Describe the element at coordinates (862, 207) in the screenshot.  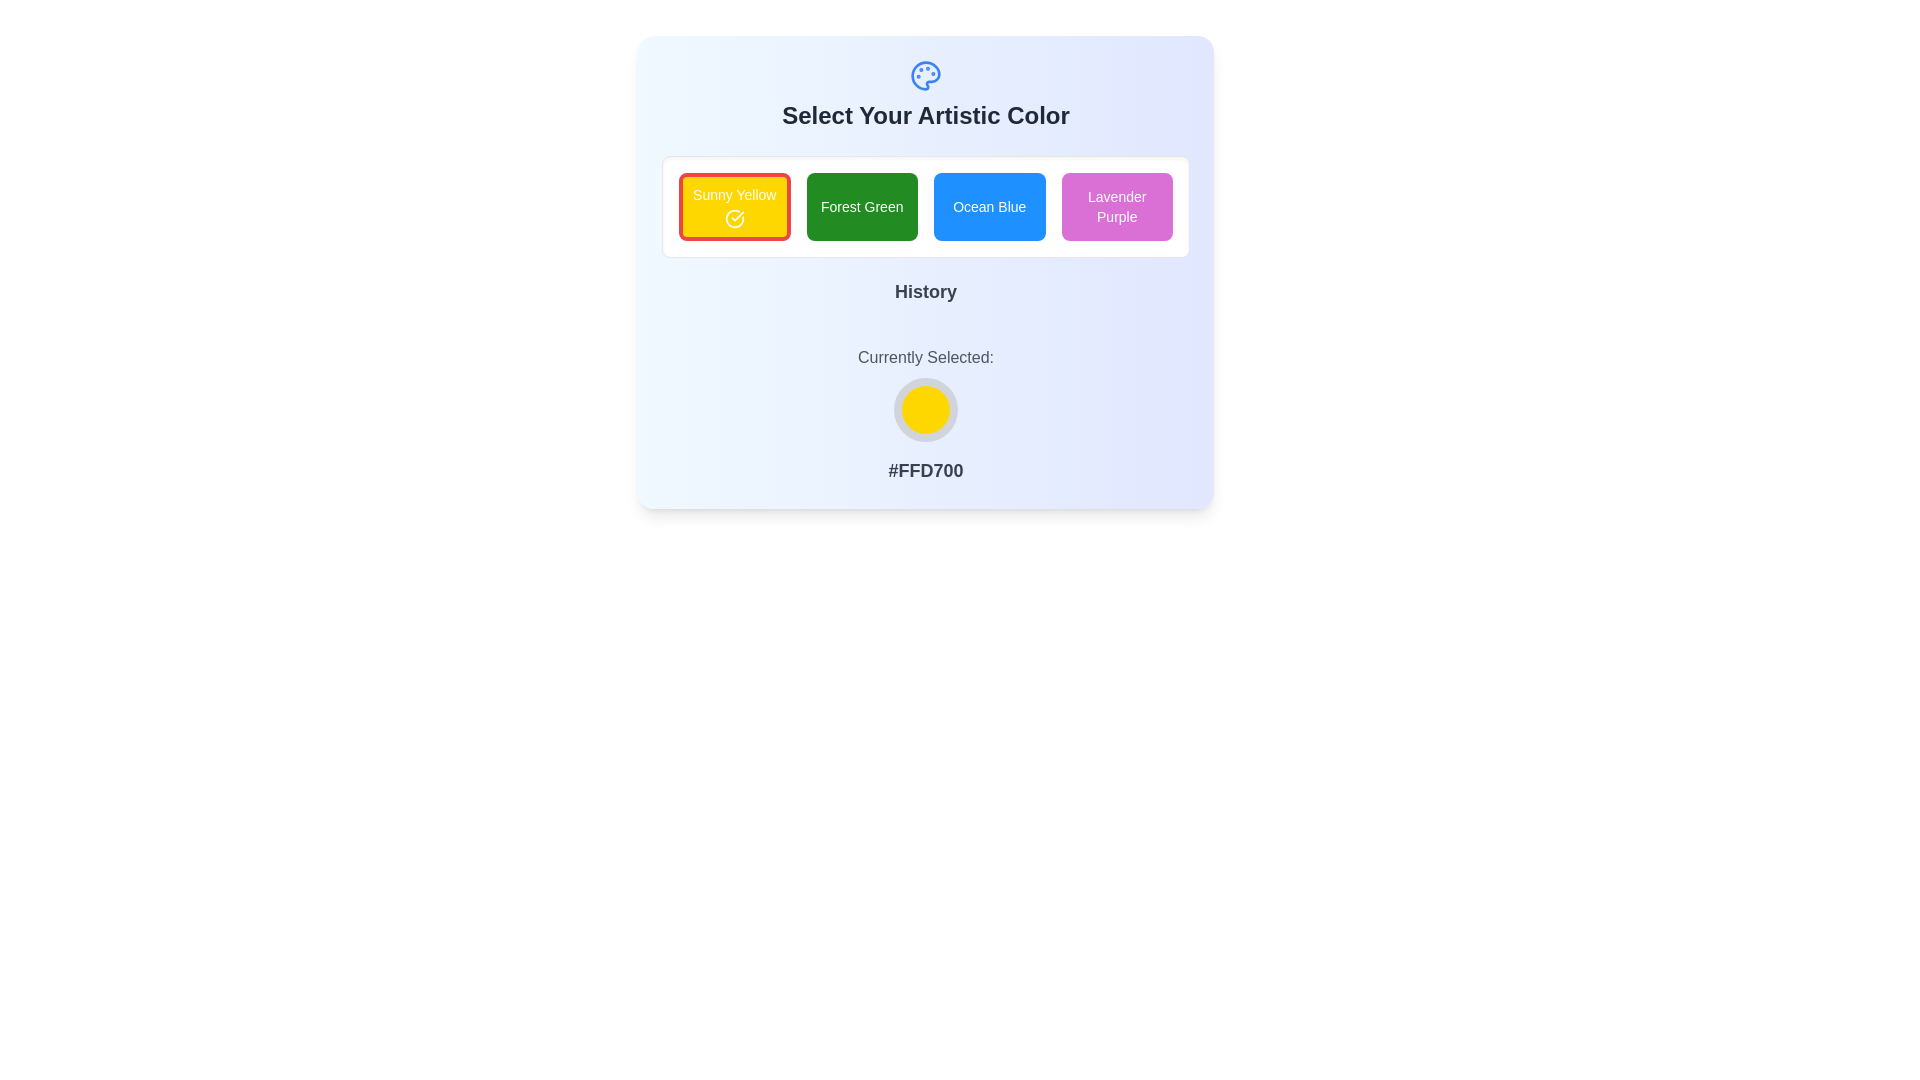
I see `the 'Forest Green' button, which is a rectangular button with a green background and white centered text` at that location.